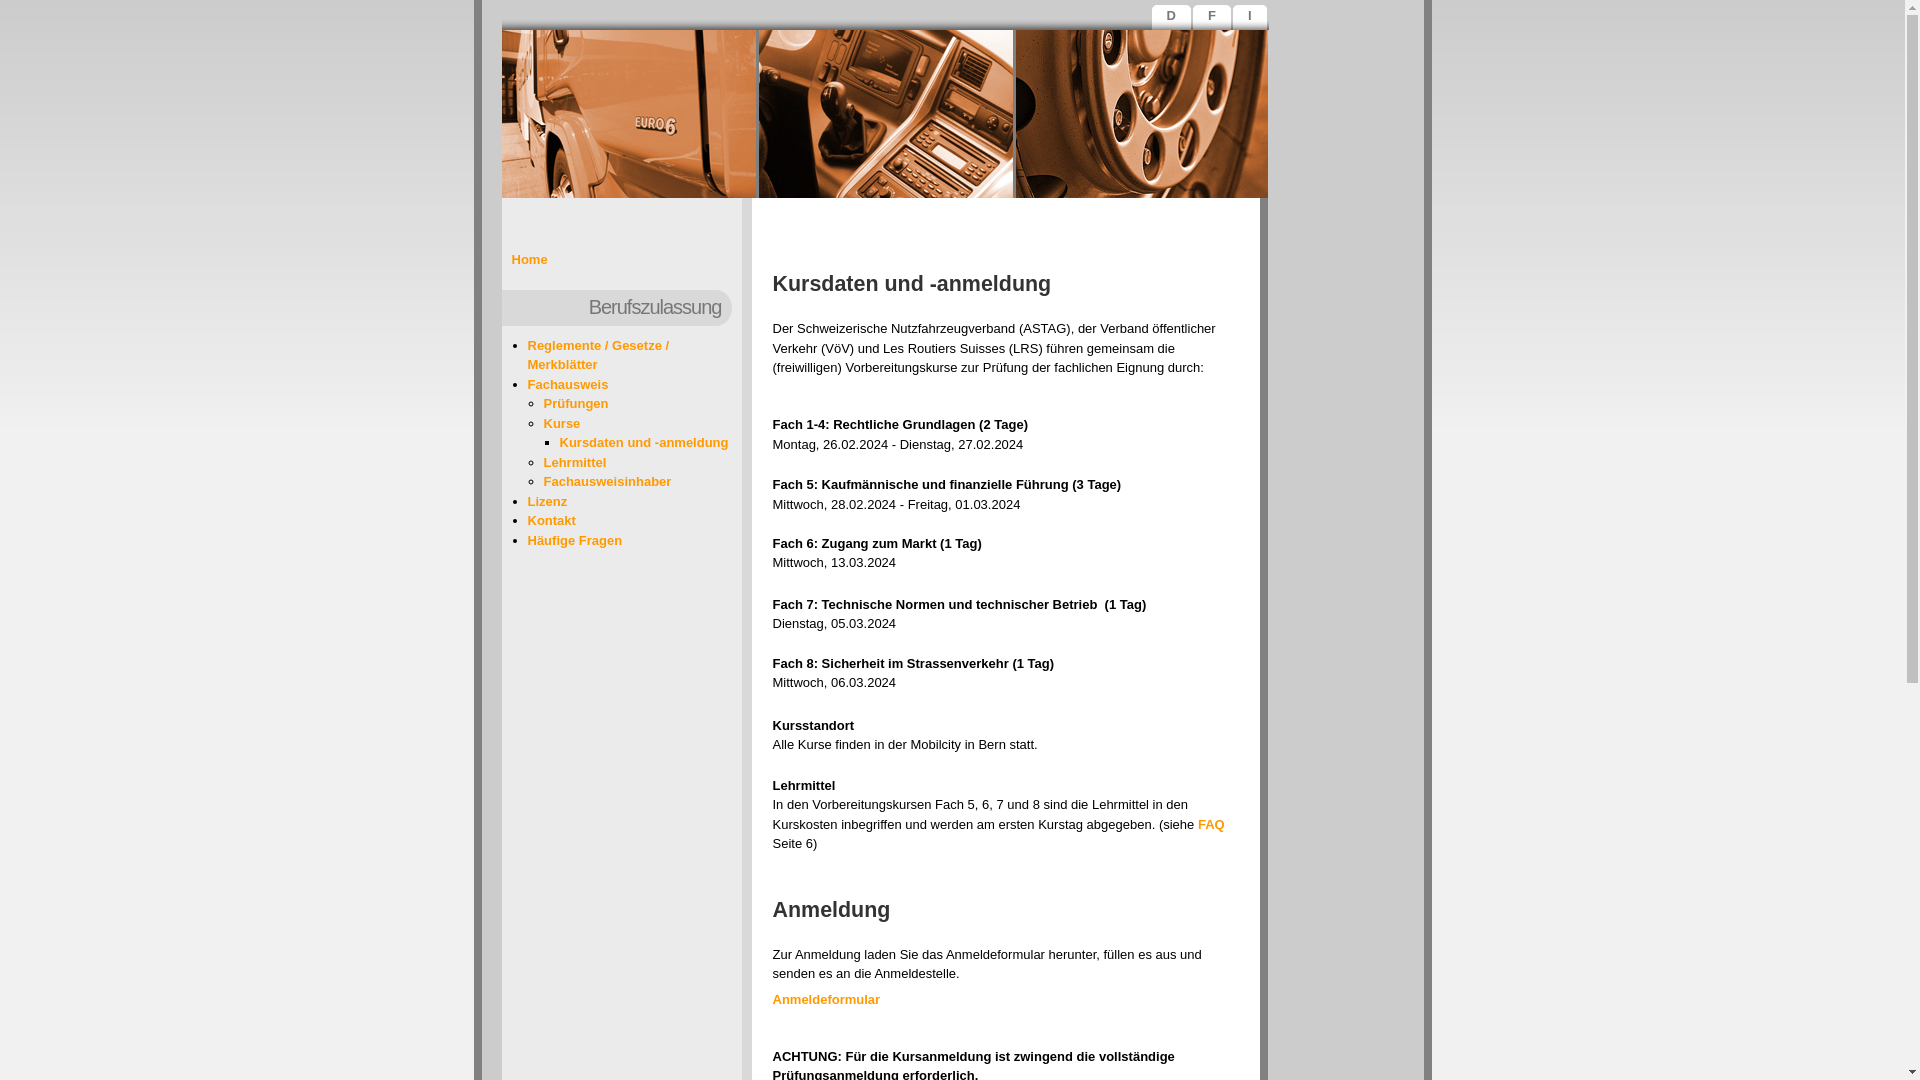 Image resolution: width=1920 pixels, height=1080 pixels. Describe the element at coordinates (1210, 823) in the screenshot. I see `'FAQ'` at that location.